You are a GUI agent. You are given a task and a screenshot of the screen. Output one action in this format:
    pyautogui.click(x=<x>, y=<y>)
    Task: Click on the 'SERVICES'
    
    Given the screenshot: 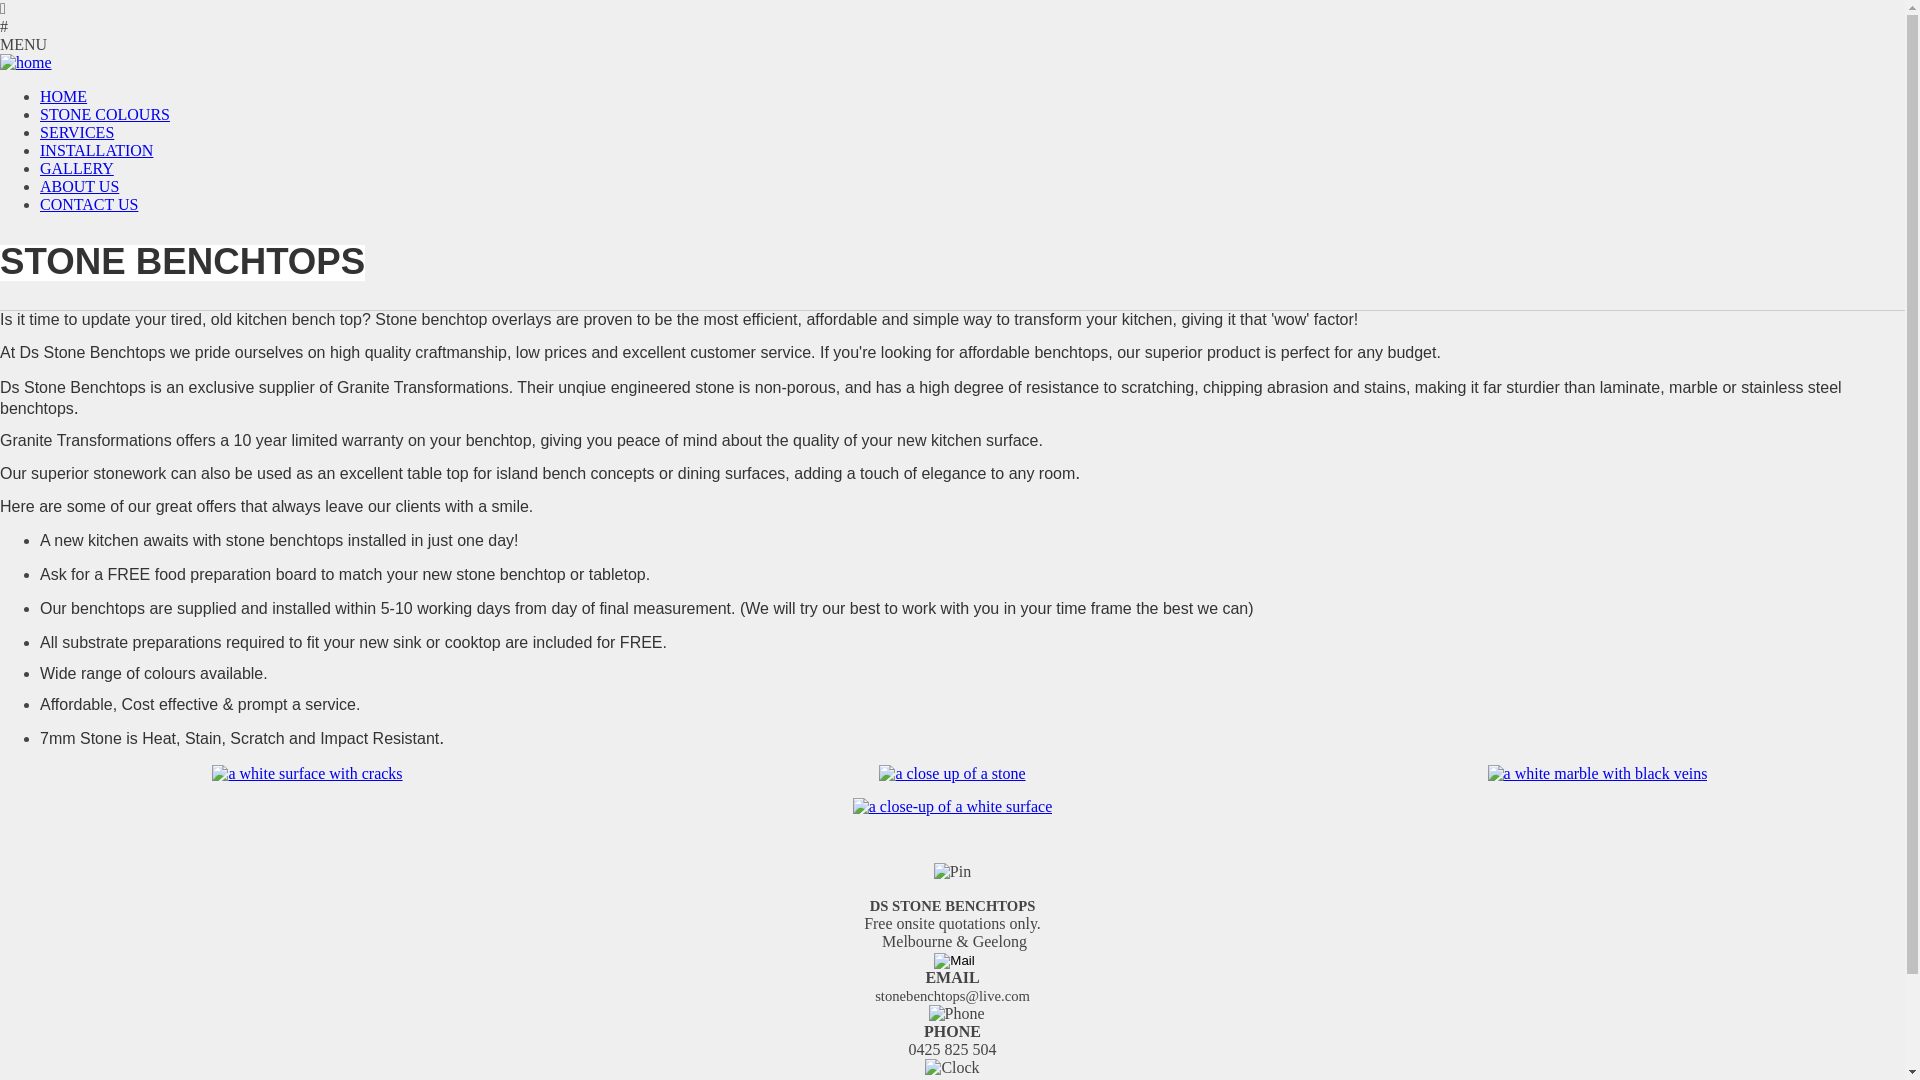 What is the action you would take?
    pyautogui.click(x=76, y=132)
    